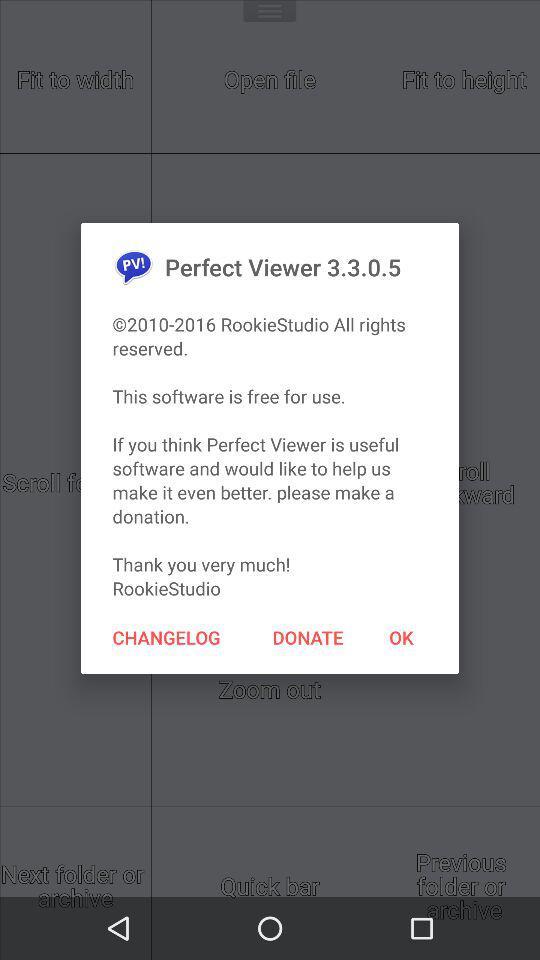 This screenshot has width=540, height=960. Describe the element at coordinates (308, 636) in the screenshot. I see `icon to the right of the changelog item` at that location.